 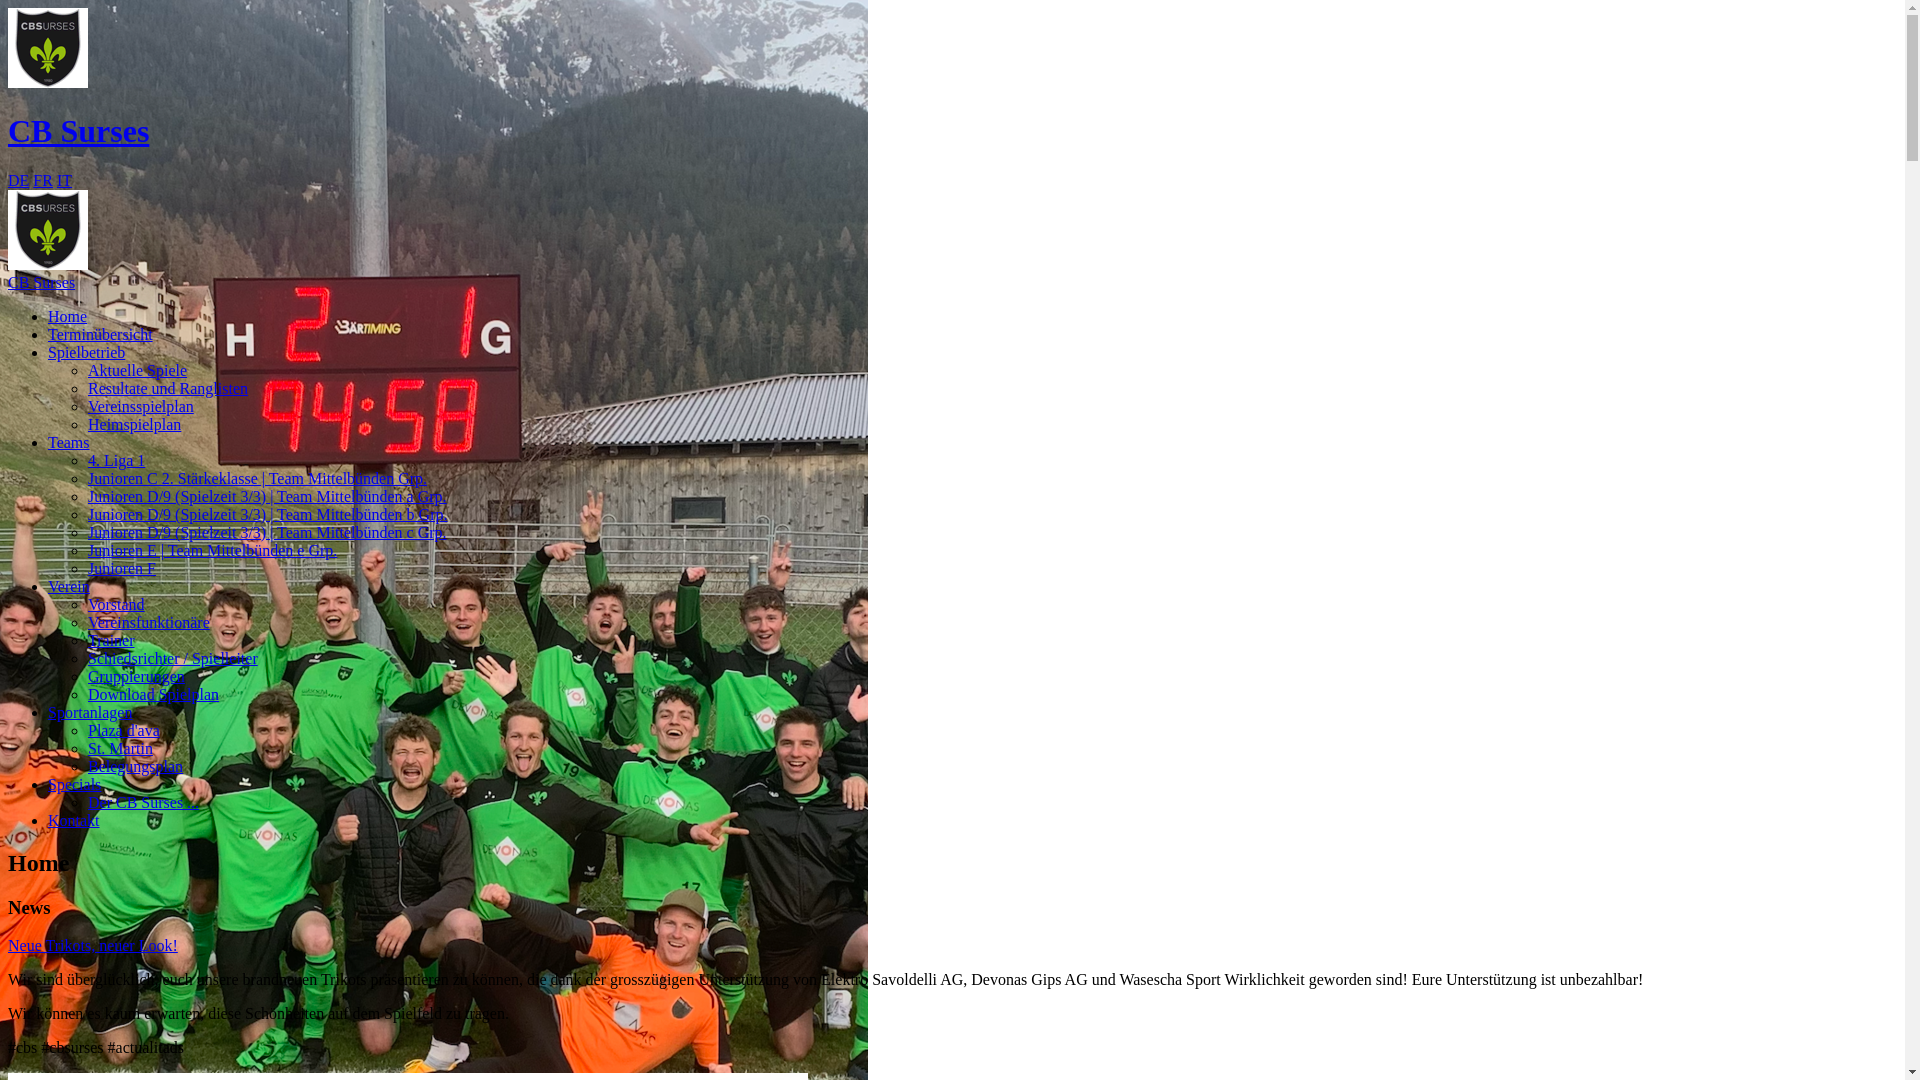 What do you see at coordinates (86, 748) in the screenshot?
I see `'St. Martin'` at bounding box center [86, 748].